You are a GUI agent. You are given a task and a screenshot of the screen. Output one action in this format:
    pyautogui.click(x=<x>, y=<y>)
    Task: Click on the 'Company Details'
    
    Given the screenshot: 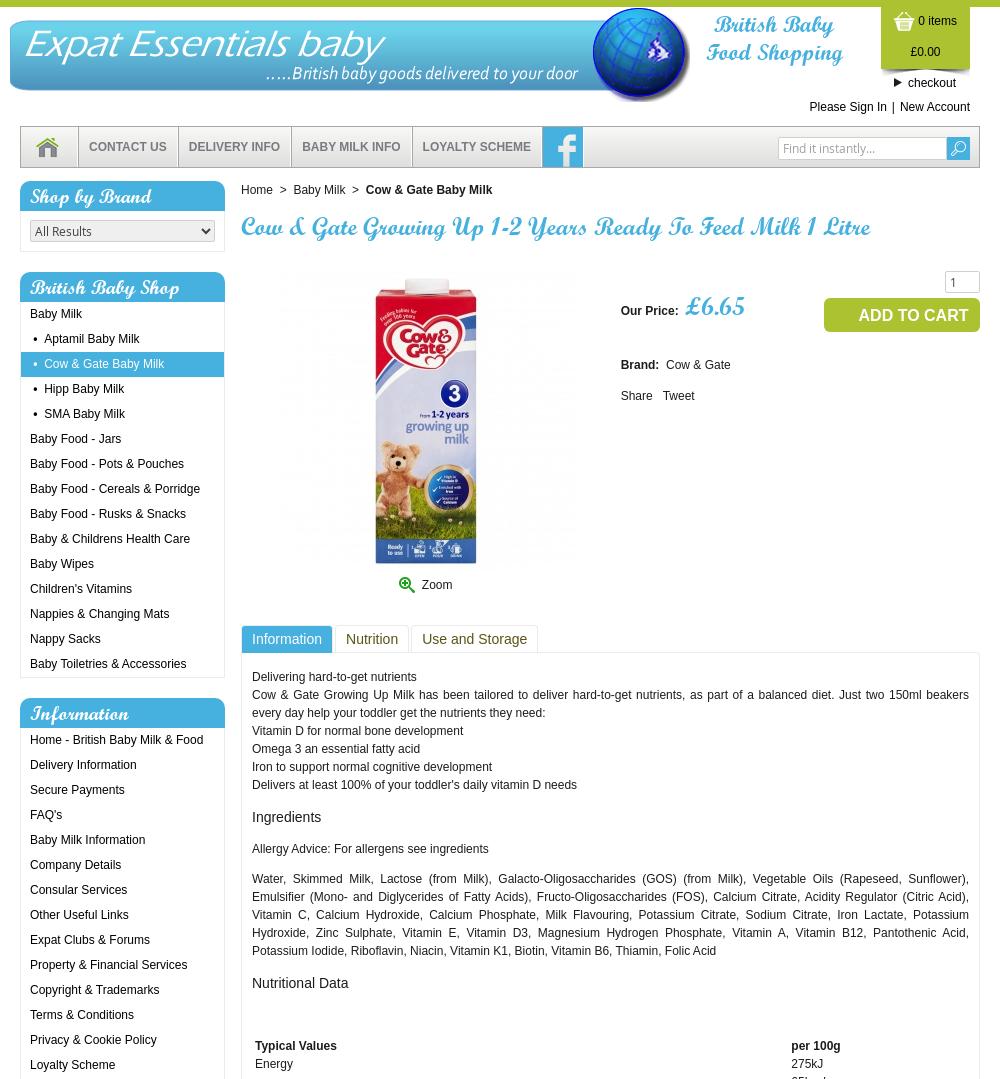 What is the action you would take?
    pyautogui.click(x=30, y=865)
    